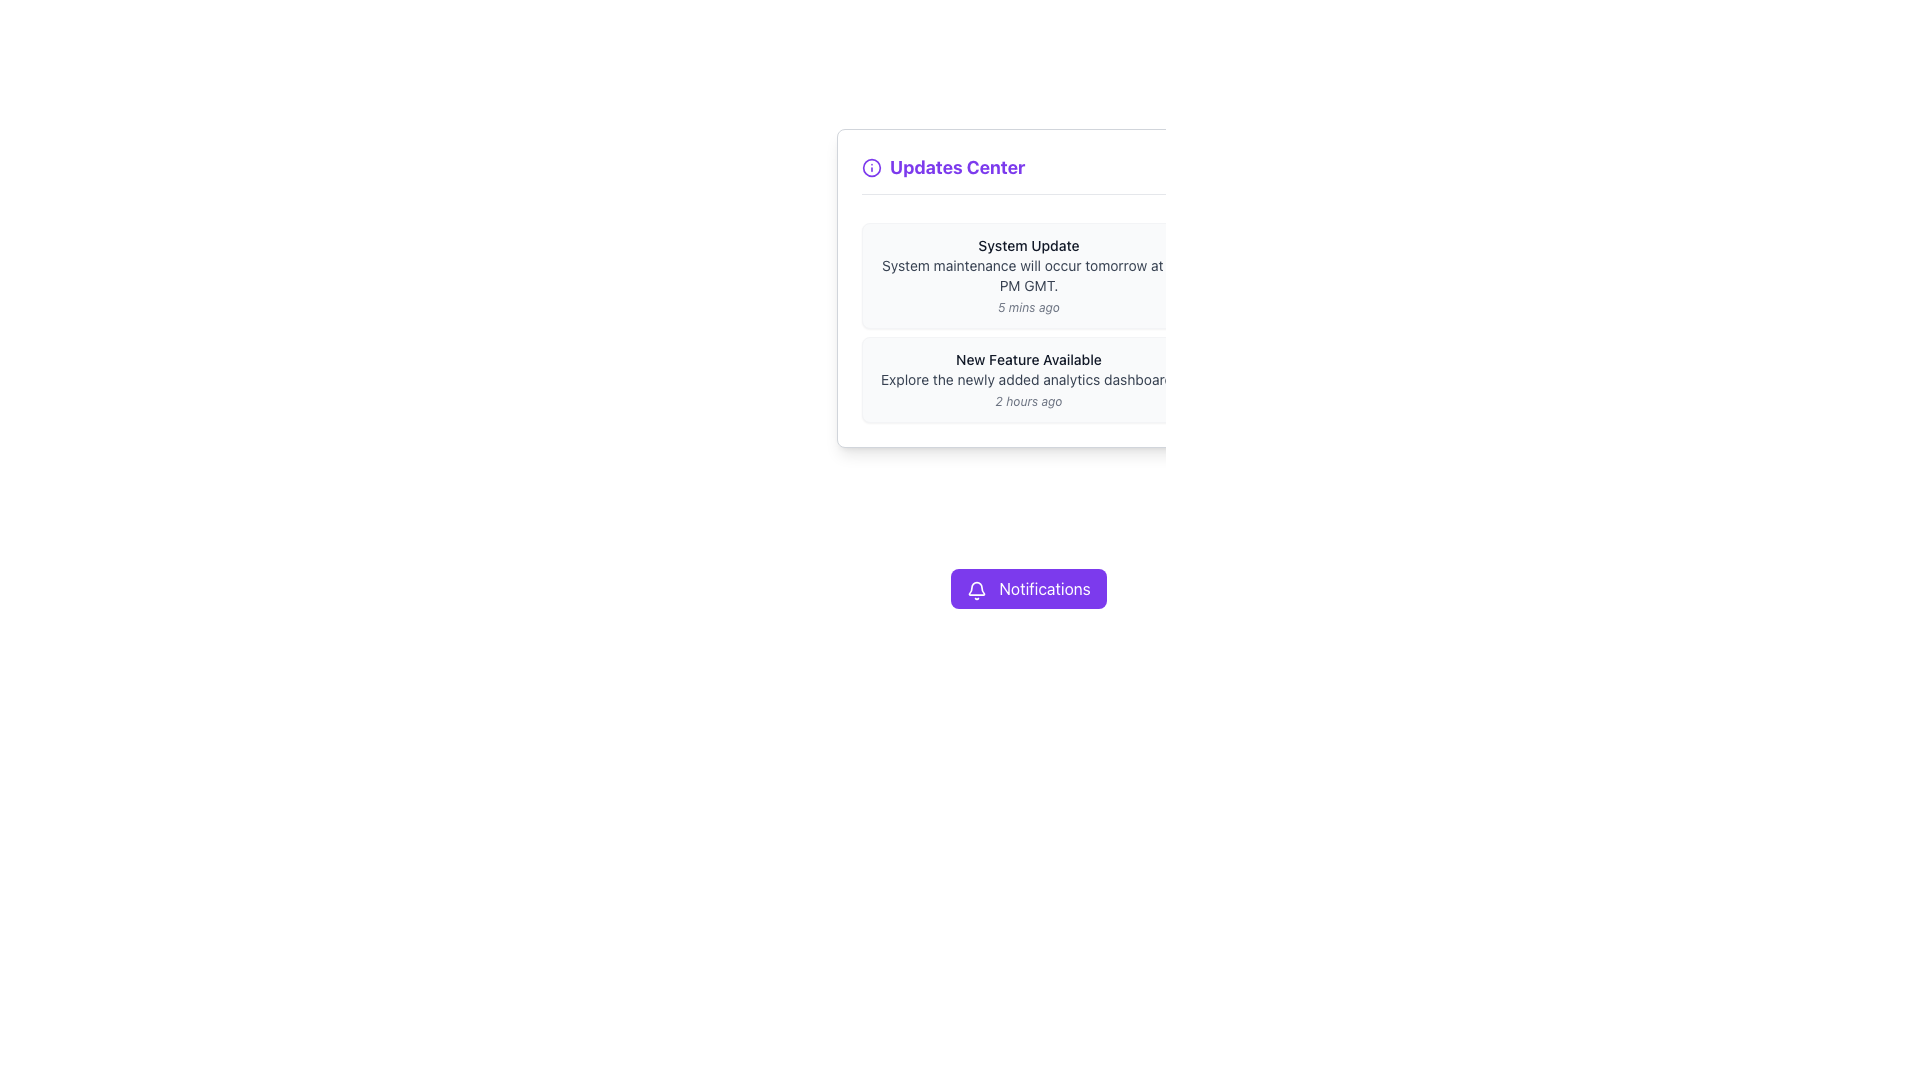 The width and height of the screenshot is (1920, 1080). I want to click on the Text label at the top middle of the notification card, which summarizes the content below, so click(1028, 245).